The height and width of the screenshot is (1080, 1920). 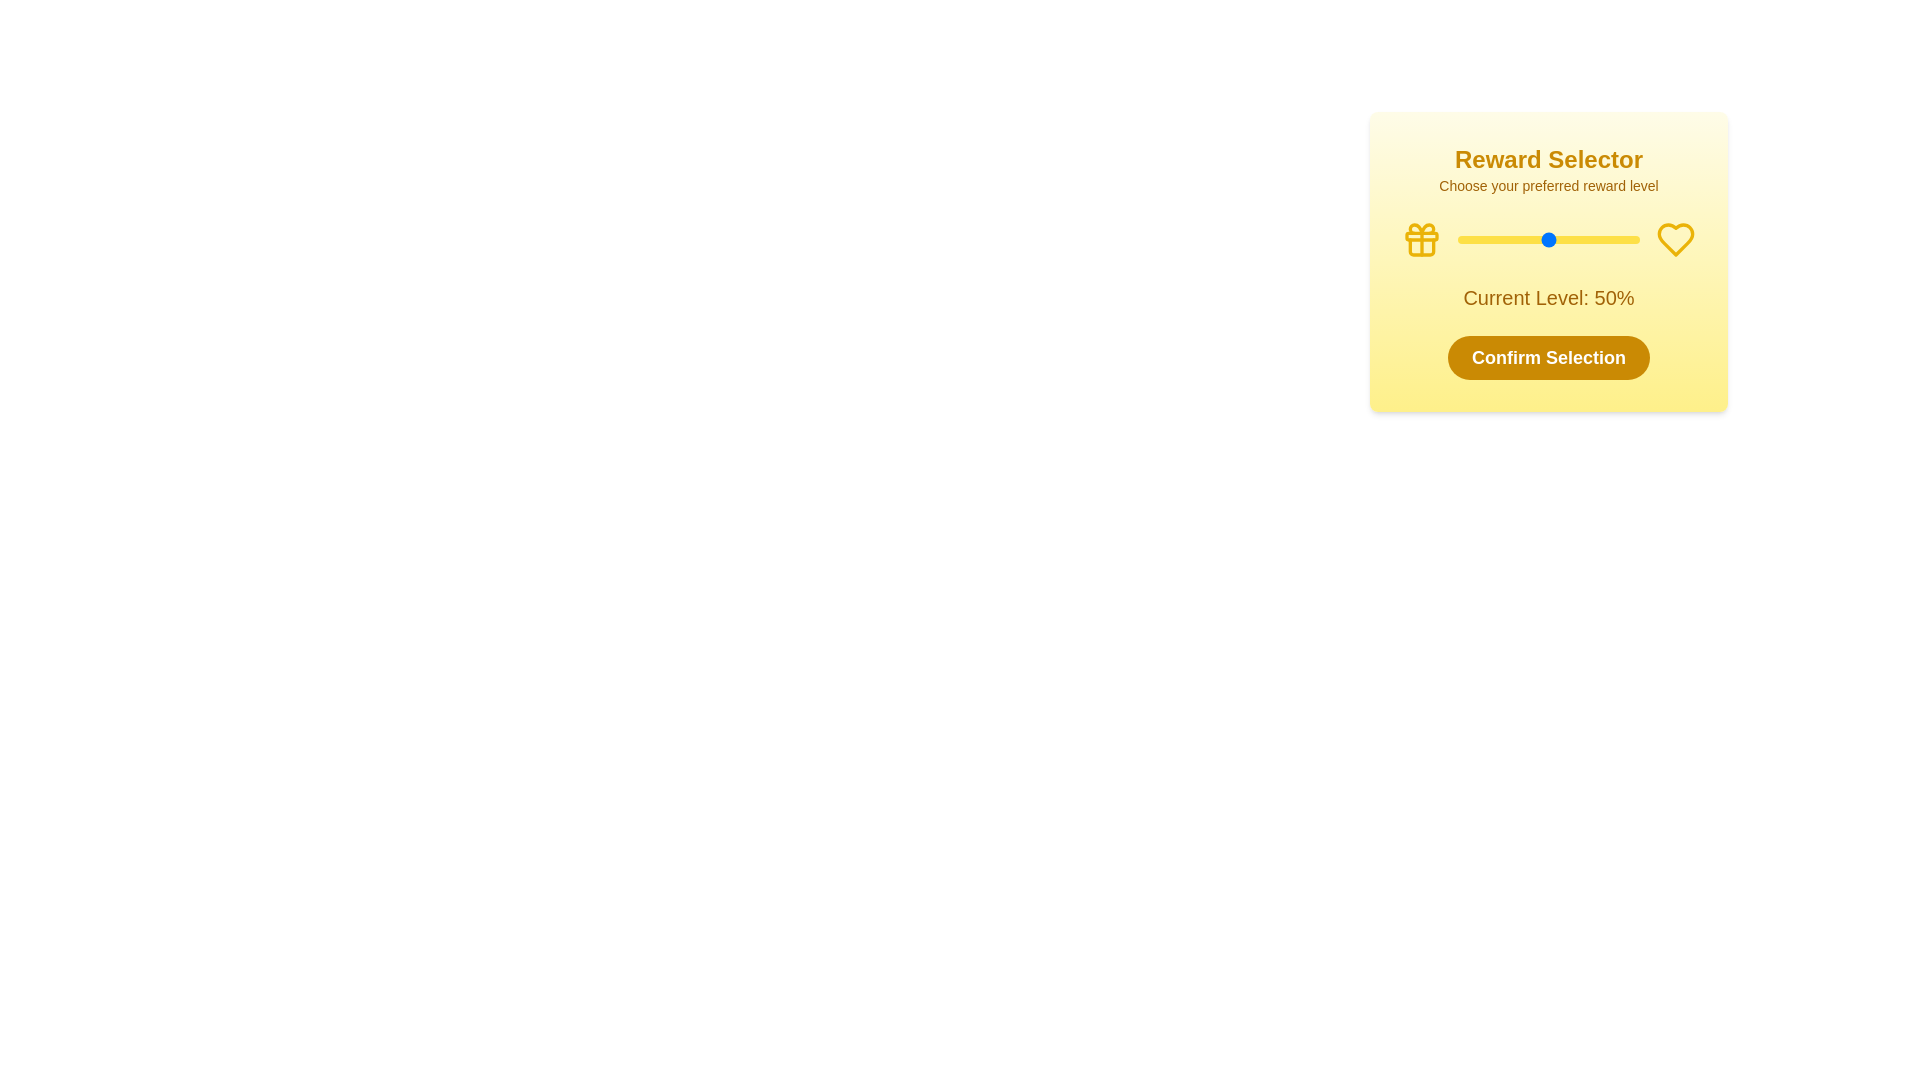 I want to click on the static text that reads 'Choose your preferred reward level', which is styled with a small font size and a yellowish-brown color, located within a card-like interface with a pale yellow background, so click(x=1548, y=185).